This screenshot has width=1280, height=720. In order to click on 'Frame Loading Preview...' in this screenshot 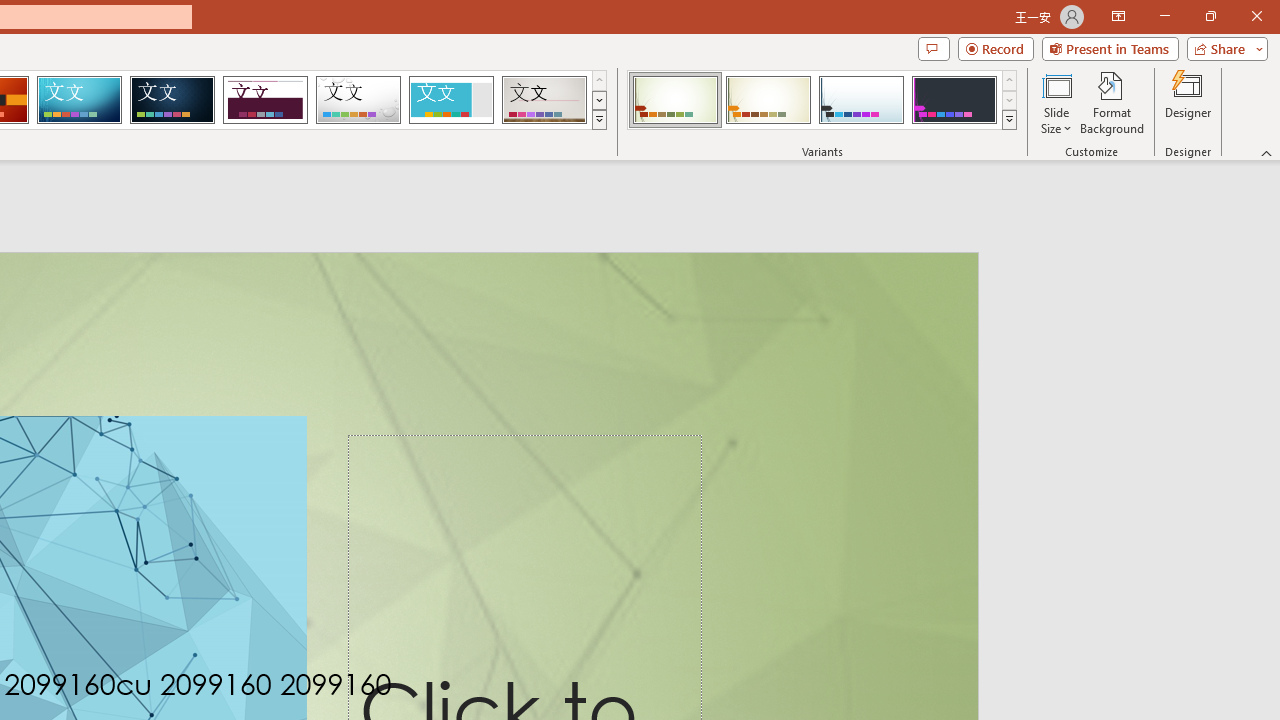, I will do `click(450, 100)`.